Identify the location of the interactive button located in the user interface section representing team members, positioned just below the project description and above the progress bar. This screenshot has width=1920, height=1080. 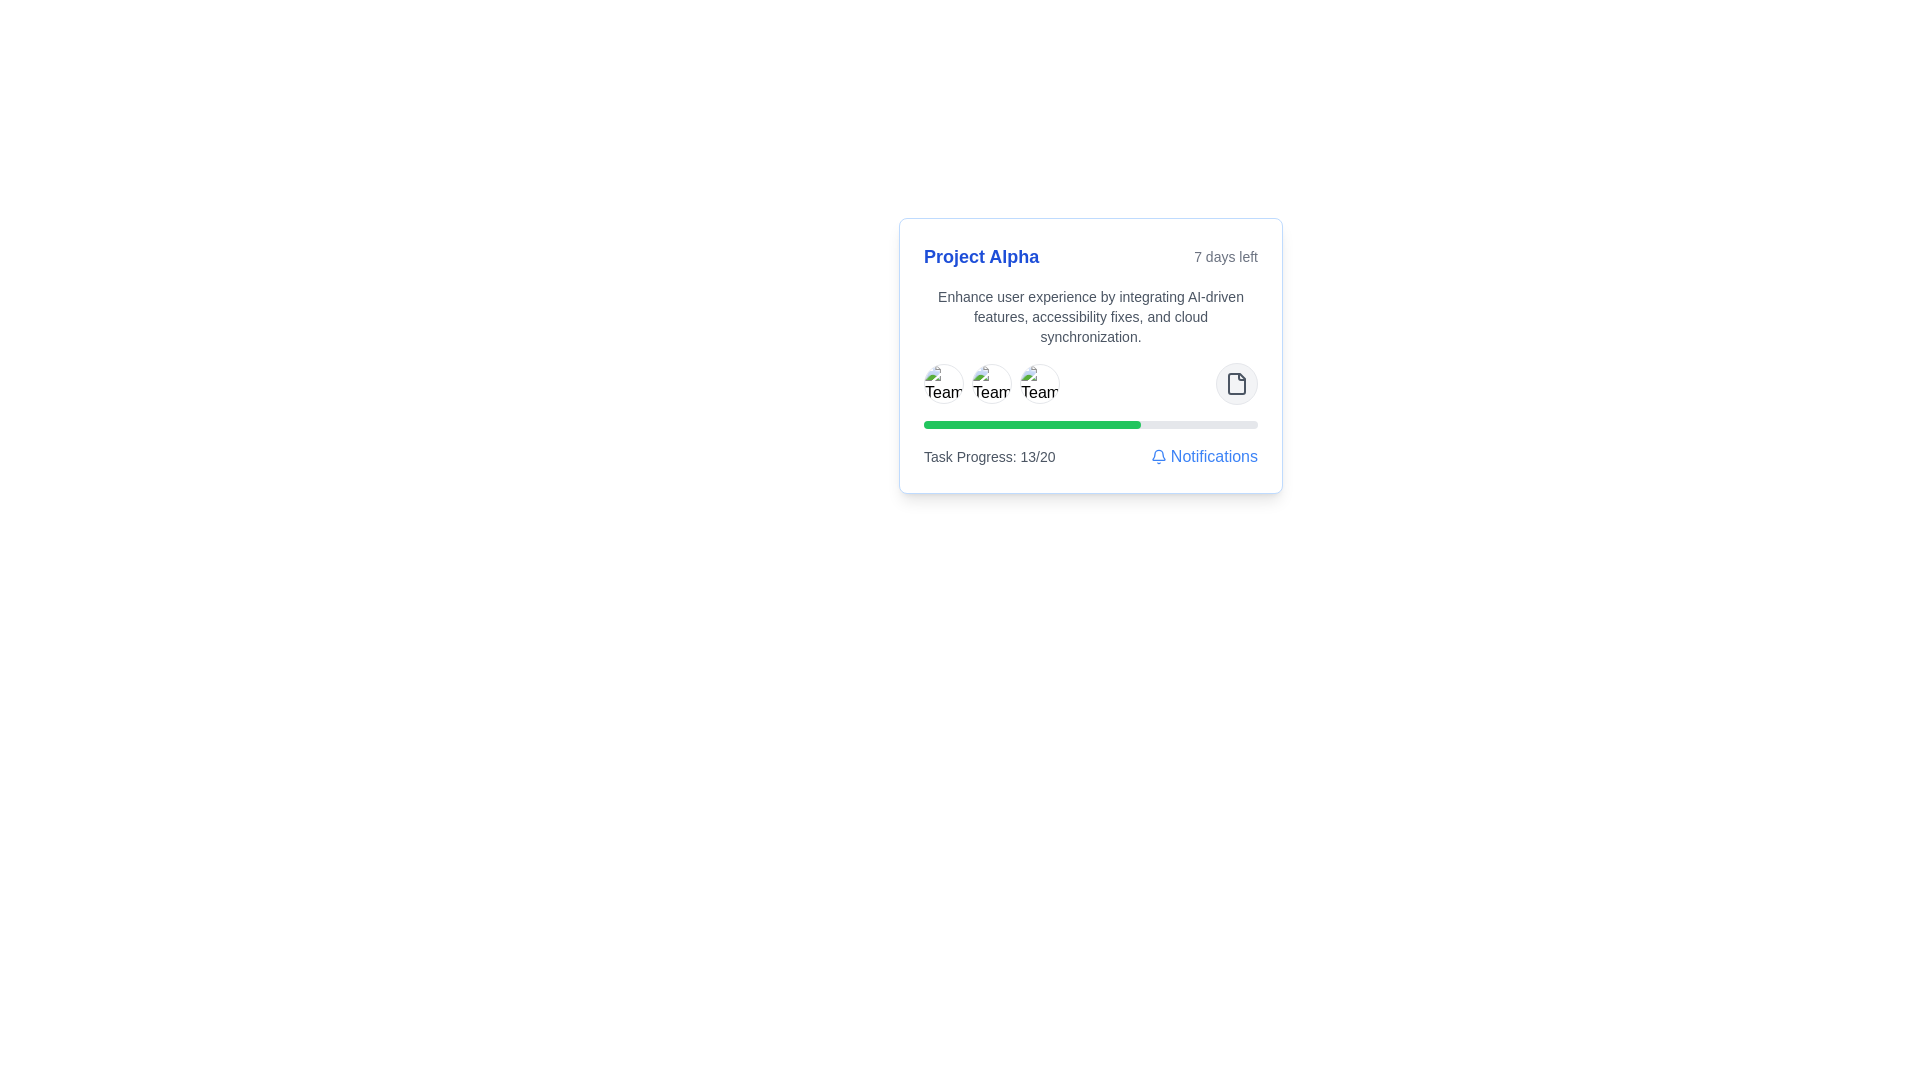
(1089, 384).